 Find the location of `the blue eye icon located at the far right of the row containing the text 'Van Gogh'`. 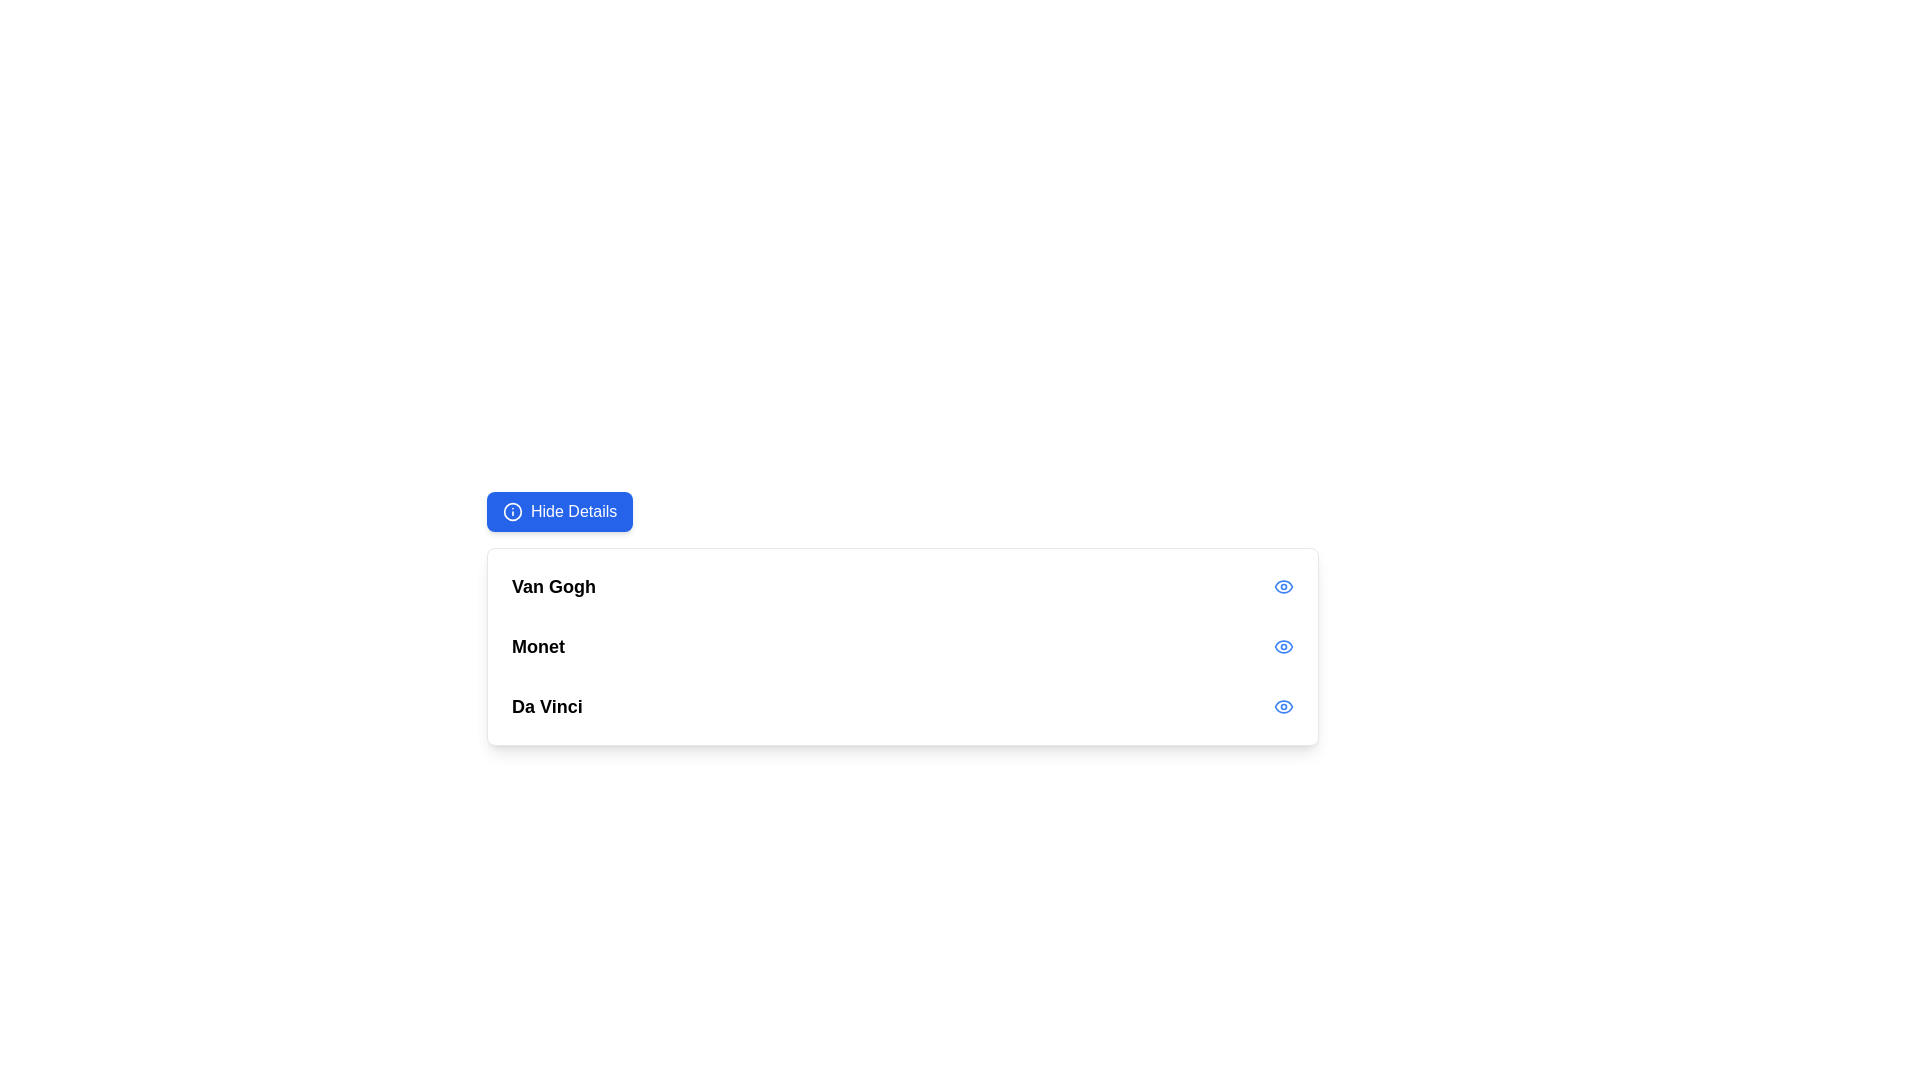

the blue eye icon located at the far right of the row containing the text 'Van Gogh' is located at coordinates (1283, 585).